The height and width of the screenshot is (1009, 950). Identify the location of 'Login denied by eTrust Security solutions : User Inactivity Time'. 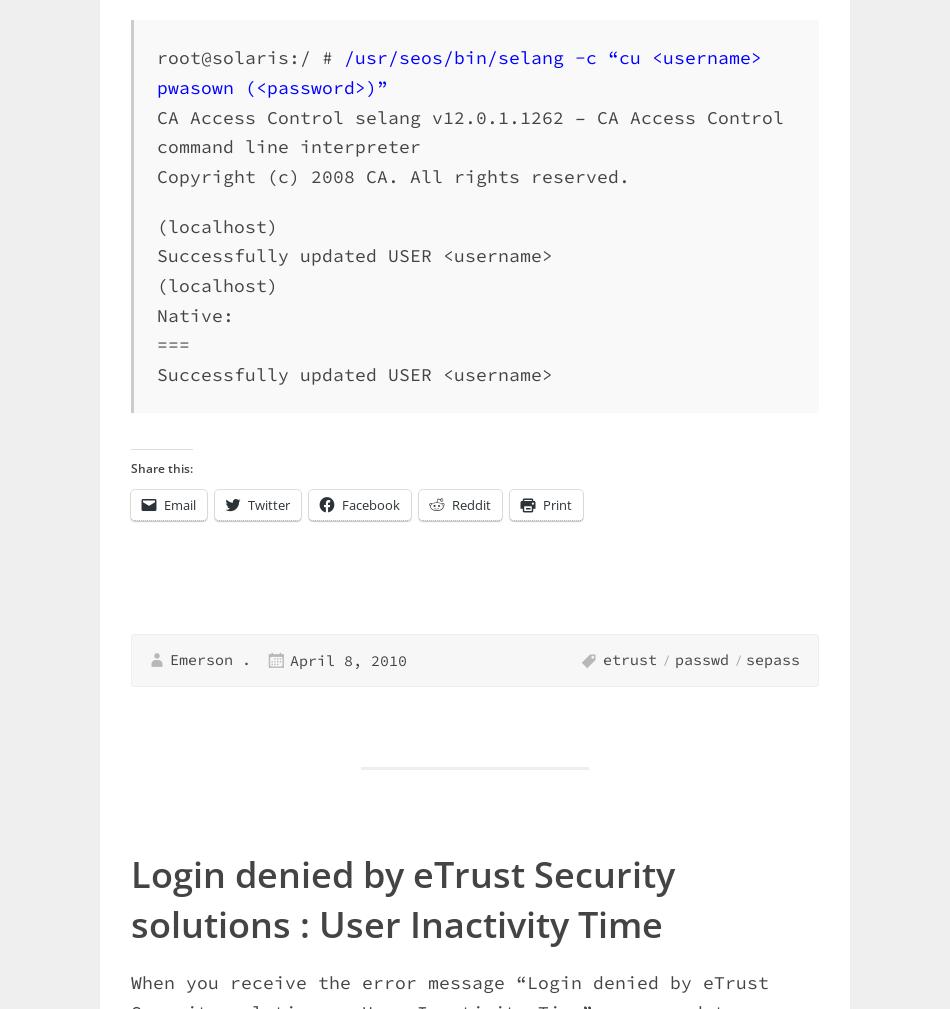
(401, 899).